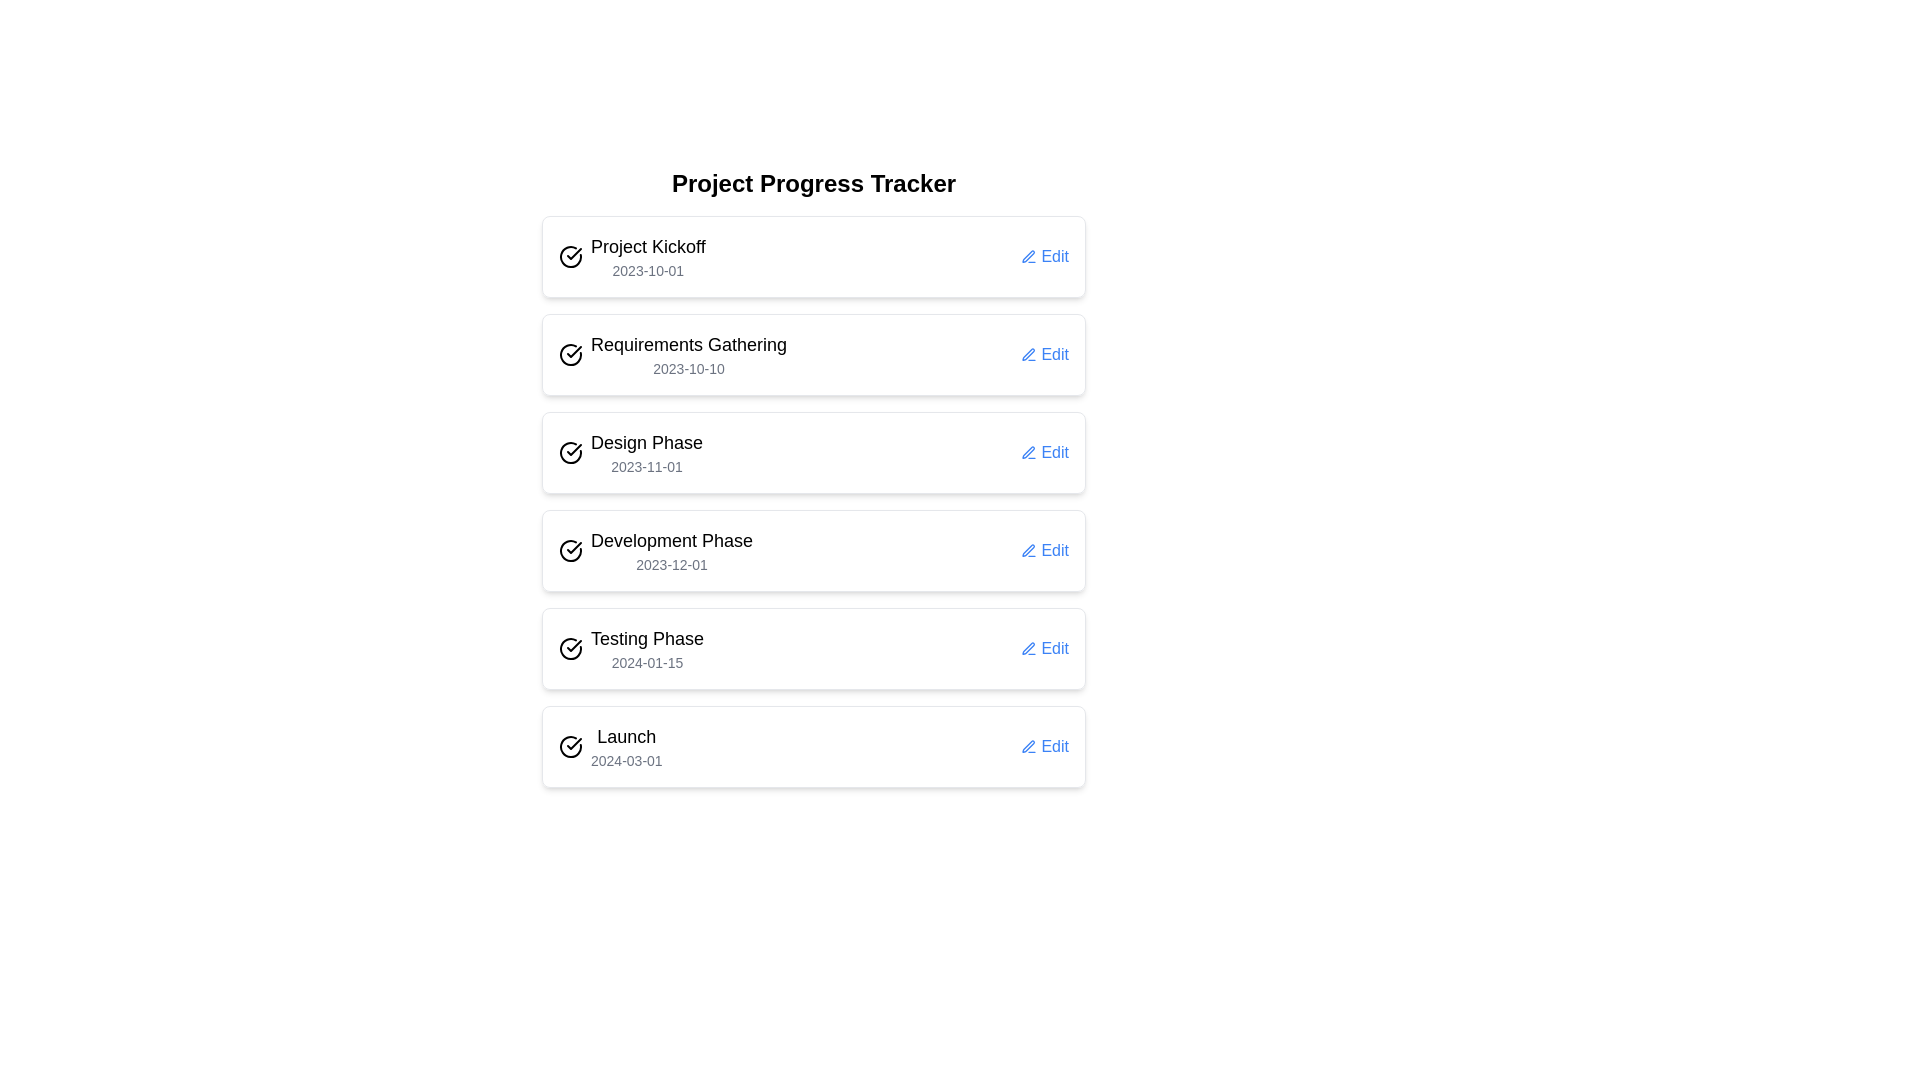  Describe the element at coordinates (1044, 256) in the screenshot. I see `the 'Edit' button, which is a blue text label with an underline on hover and a pen icon, located on the right side of the first item in the project tasks list` at that location.